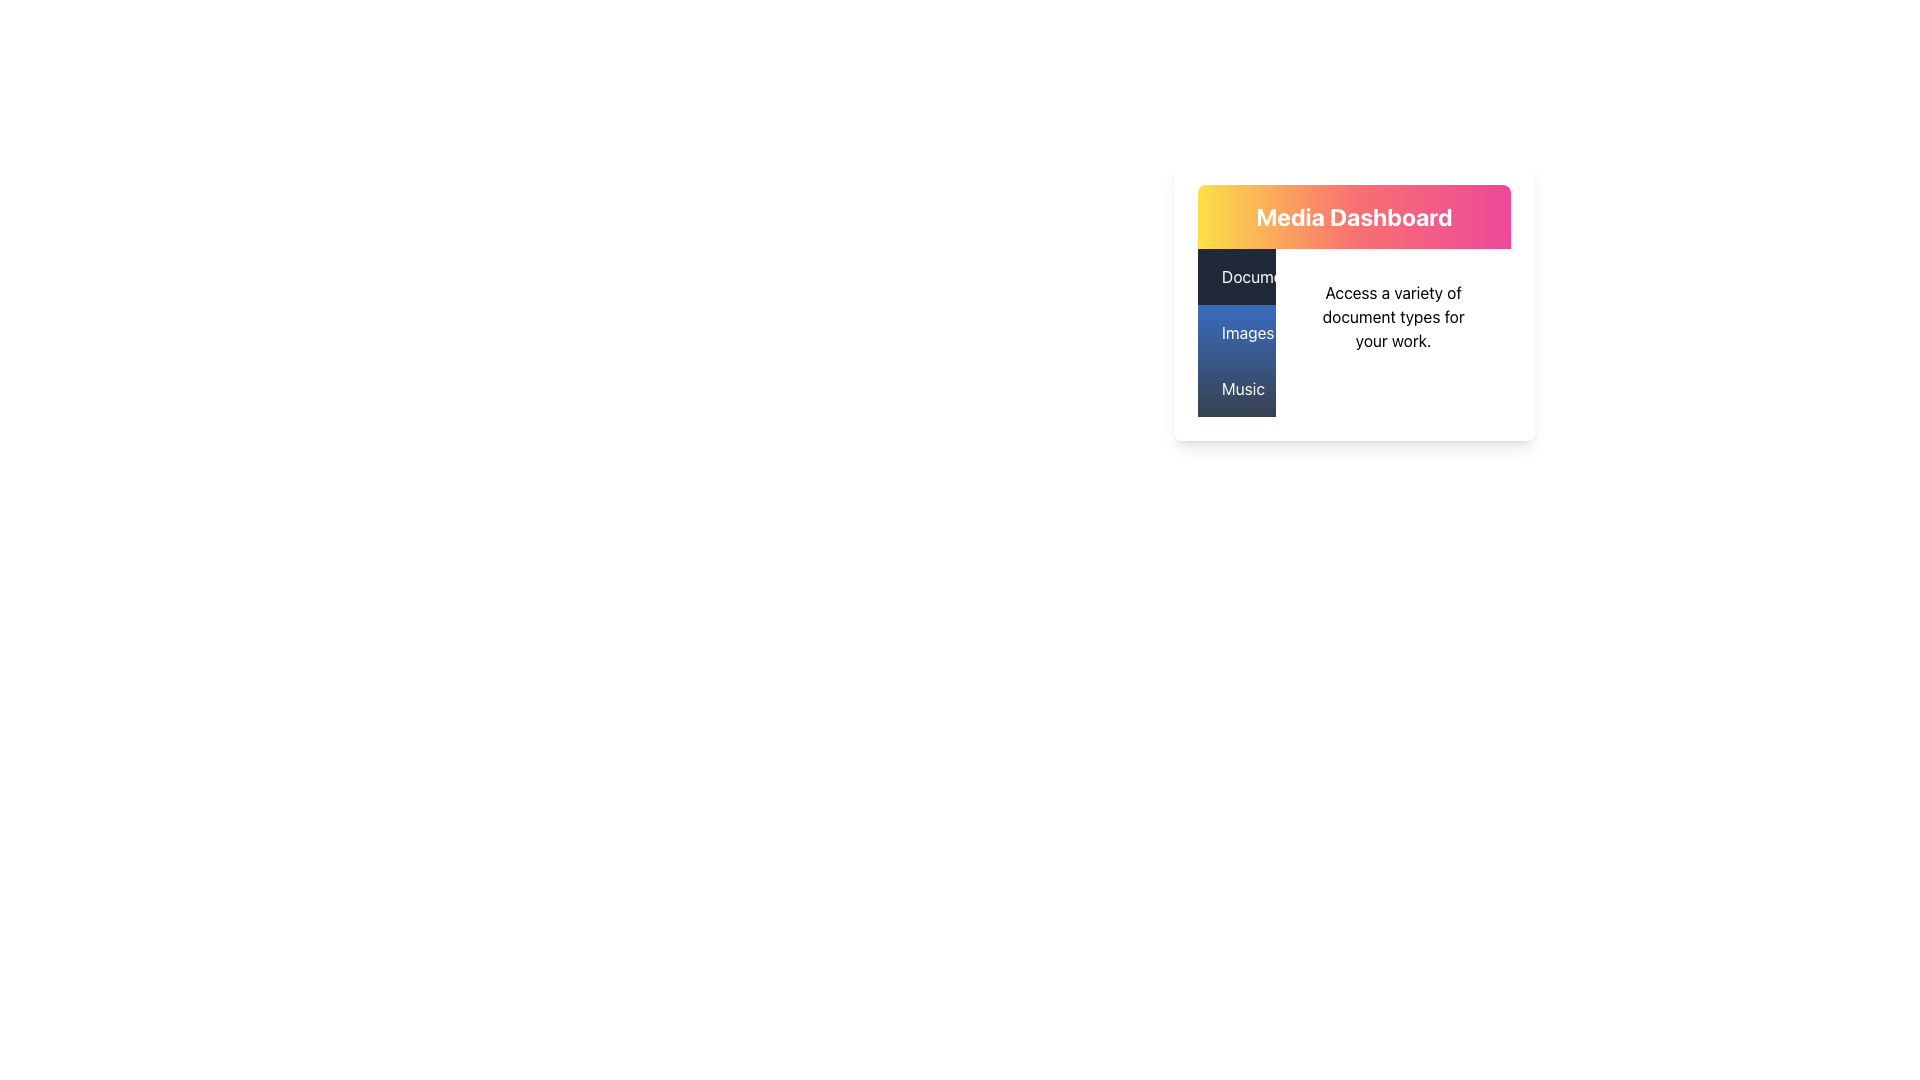  Describe the element at coordinates (1262, 277) in the screenshot. I see `the 'Documents' text label in the vertical navigation menu` at that location.